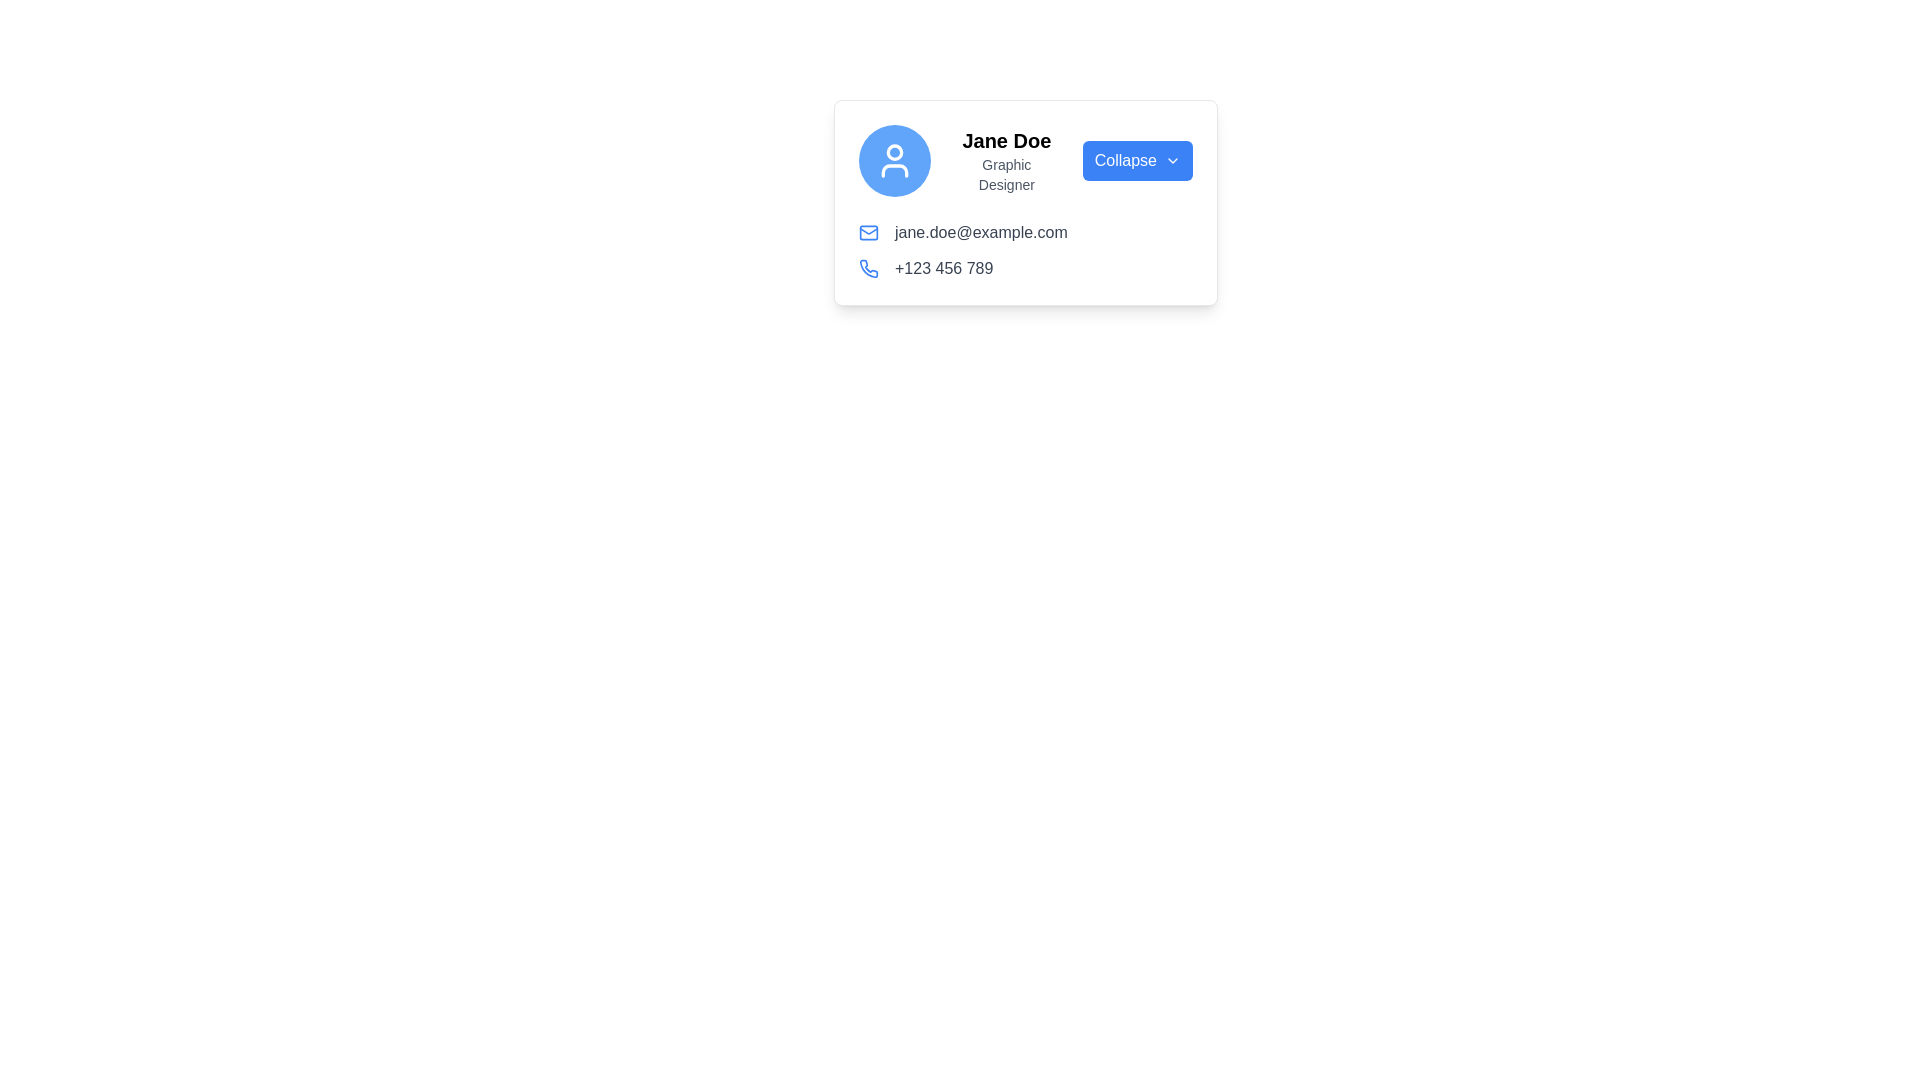 Image resolution: width=1920 pixels, height=1080 pixels. What do you see at coordinates (868, 231) in the screenshot?
I see `the small blue envelope icon located to the left of the email address 'jane.doe@example.com'` at bounding box center [868, 231].